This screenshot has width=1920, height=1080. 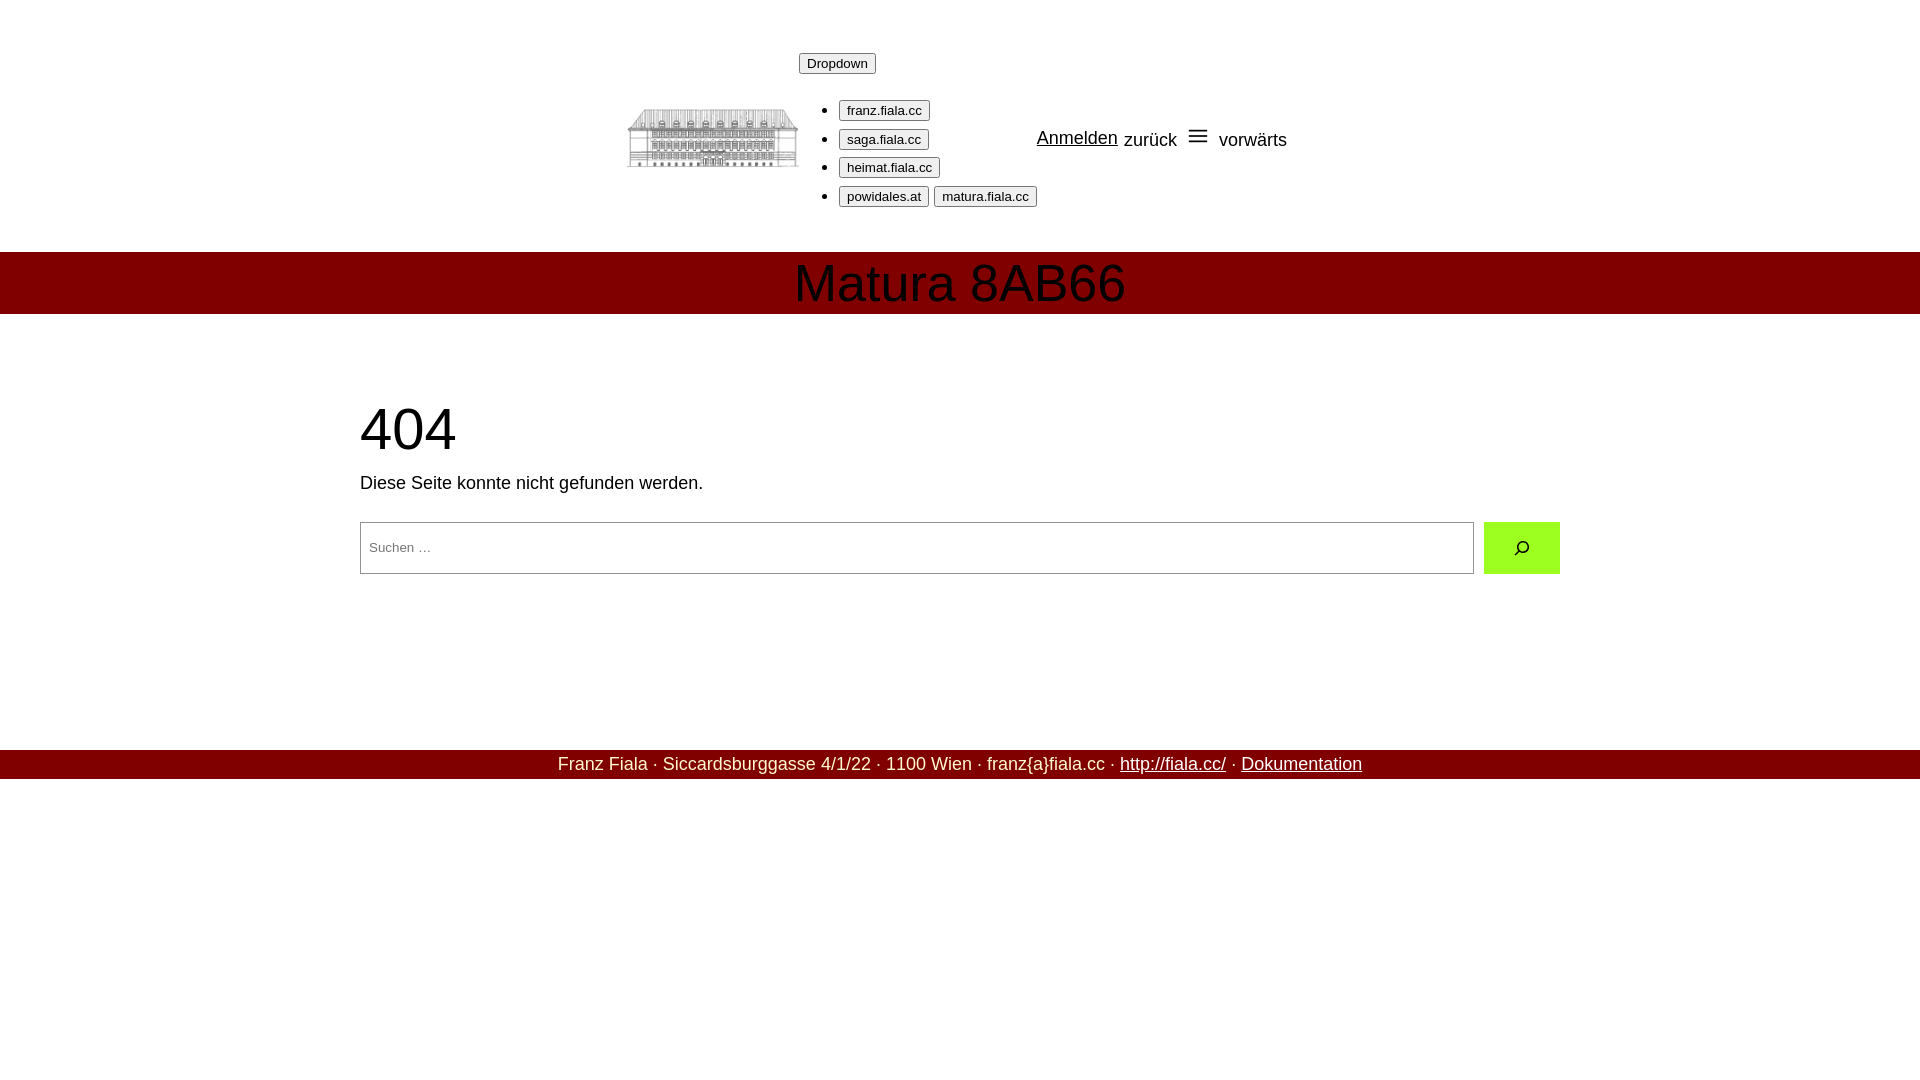 What do you see at coordinates (797, 62) in the screenshot?
I see `'Dropdown'` at bounding box center [797, 62].